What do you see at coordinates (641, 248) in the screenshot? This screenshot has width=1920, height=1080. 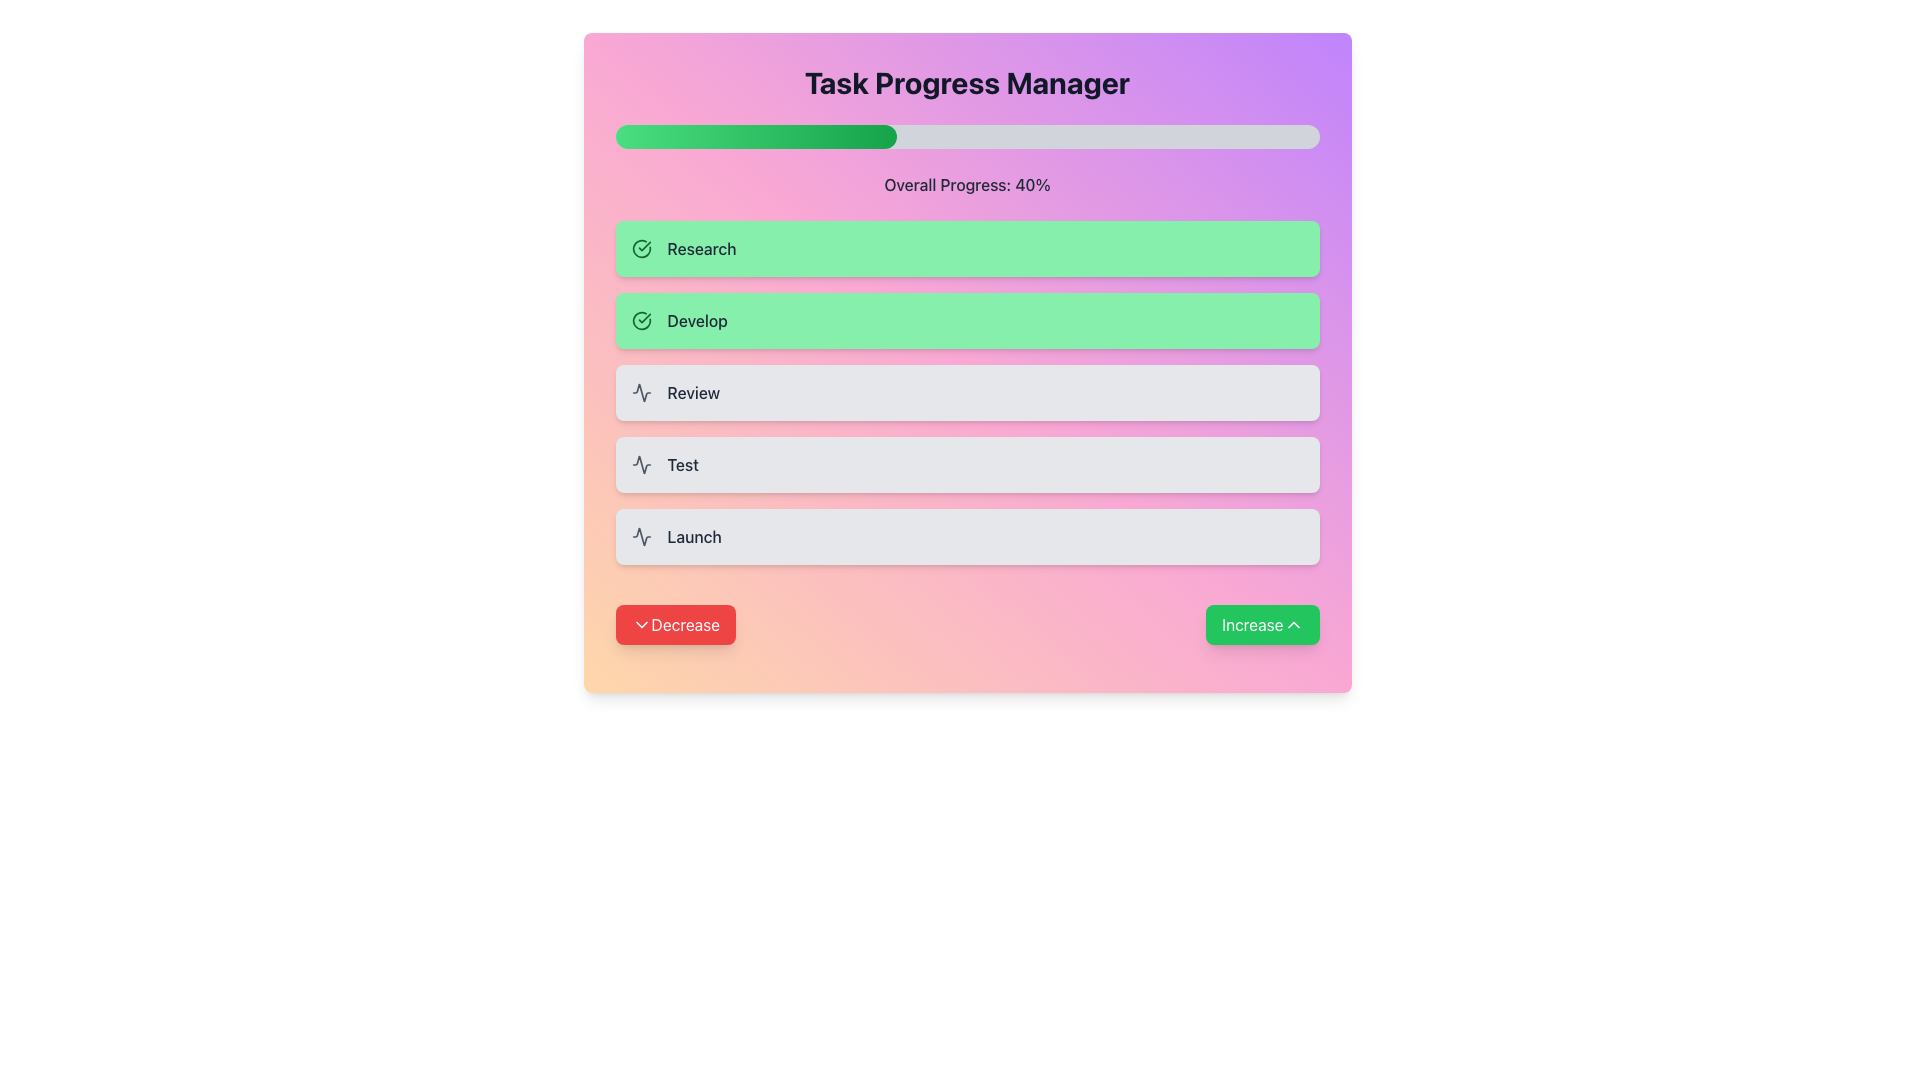 I see `the green circular icon with a white background and green checkmark, located to the left of the 'Research' text in the green-highlighted card` at bounding box center [641, 248].